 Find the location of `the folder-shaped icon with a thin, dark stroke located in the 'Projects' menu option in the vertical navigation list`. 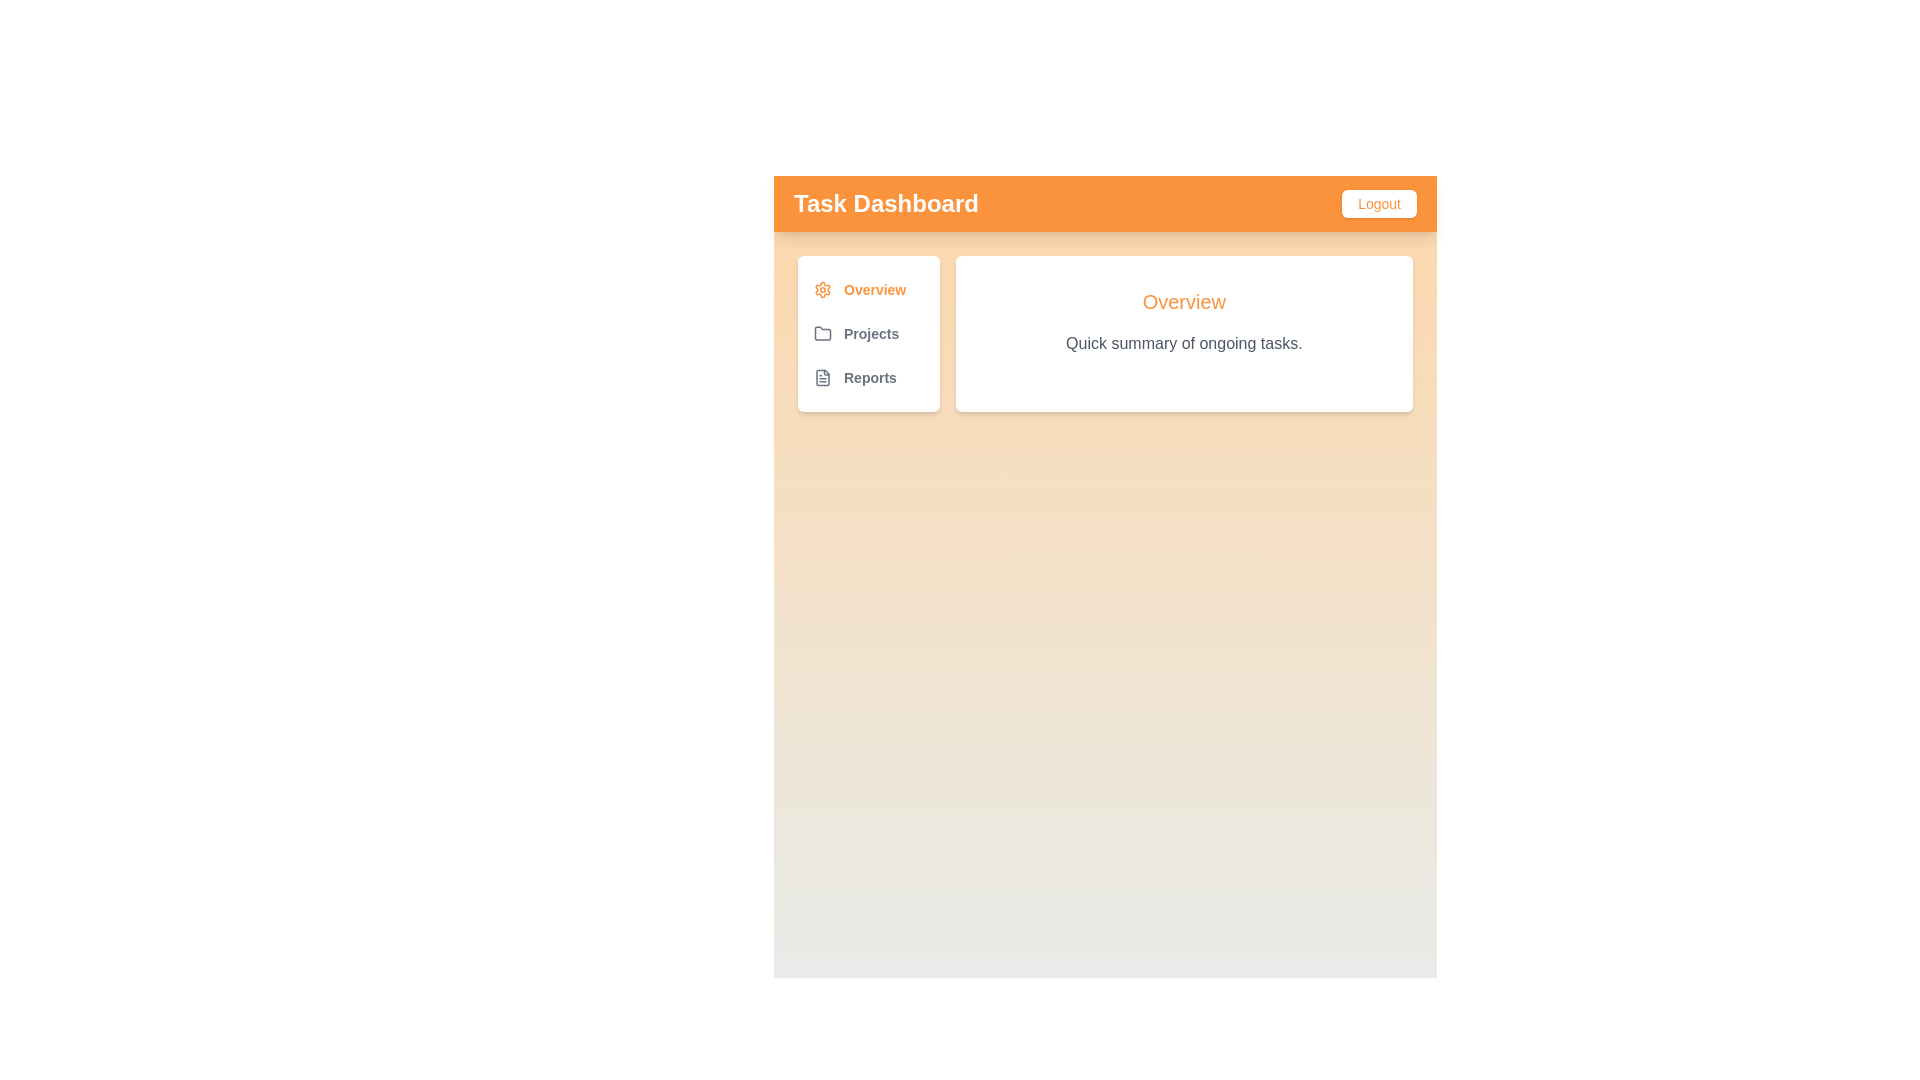

the folder-shaped icon with a thin, dark stroke located in the 'Projects' menu option in the vertical navigation list is located at coordinates (822, 333).